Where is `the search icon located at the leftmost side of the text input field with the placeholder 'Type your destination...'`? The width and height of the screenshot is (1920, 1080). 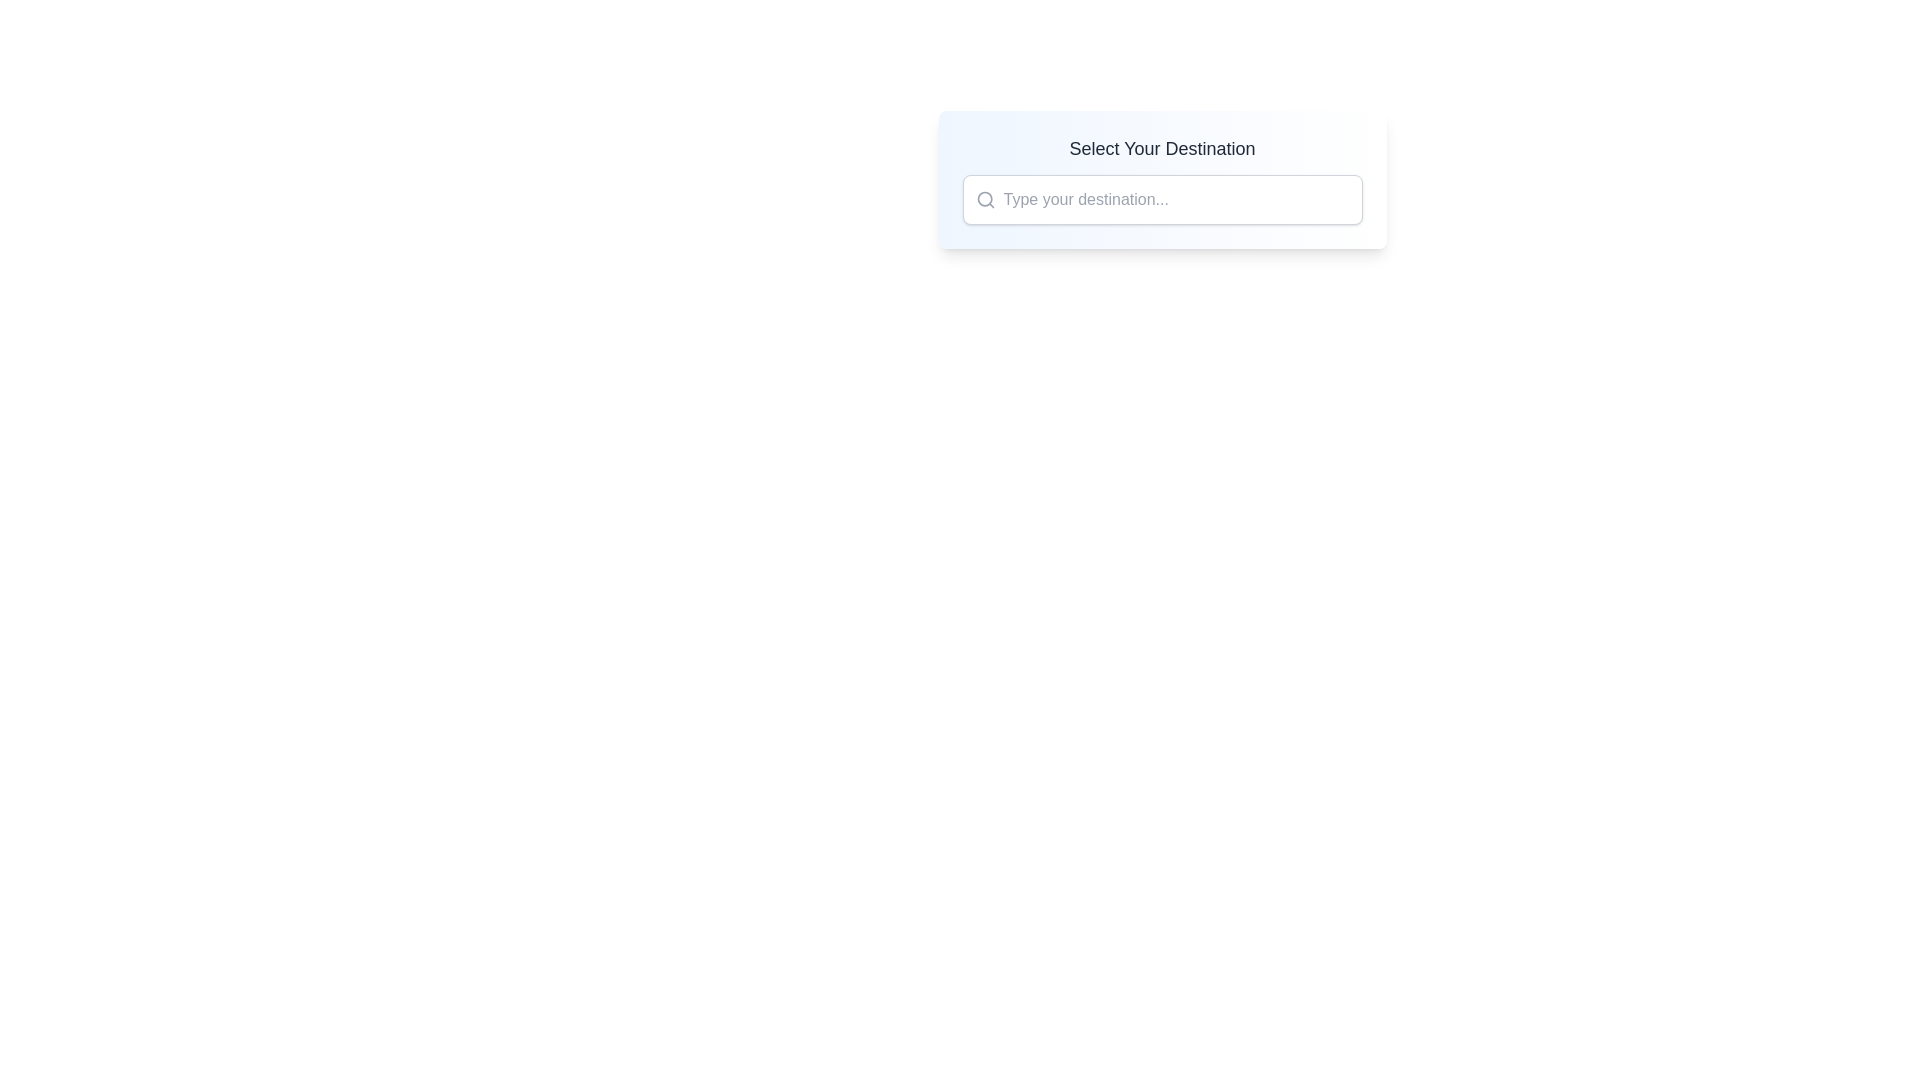
the search icon located at the leftmost side of the text input field with the placeholder 'Type your destination...' is located at coordinates (985, 200).